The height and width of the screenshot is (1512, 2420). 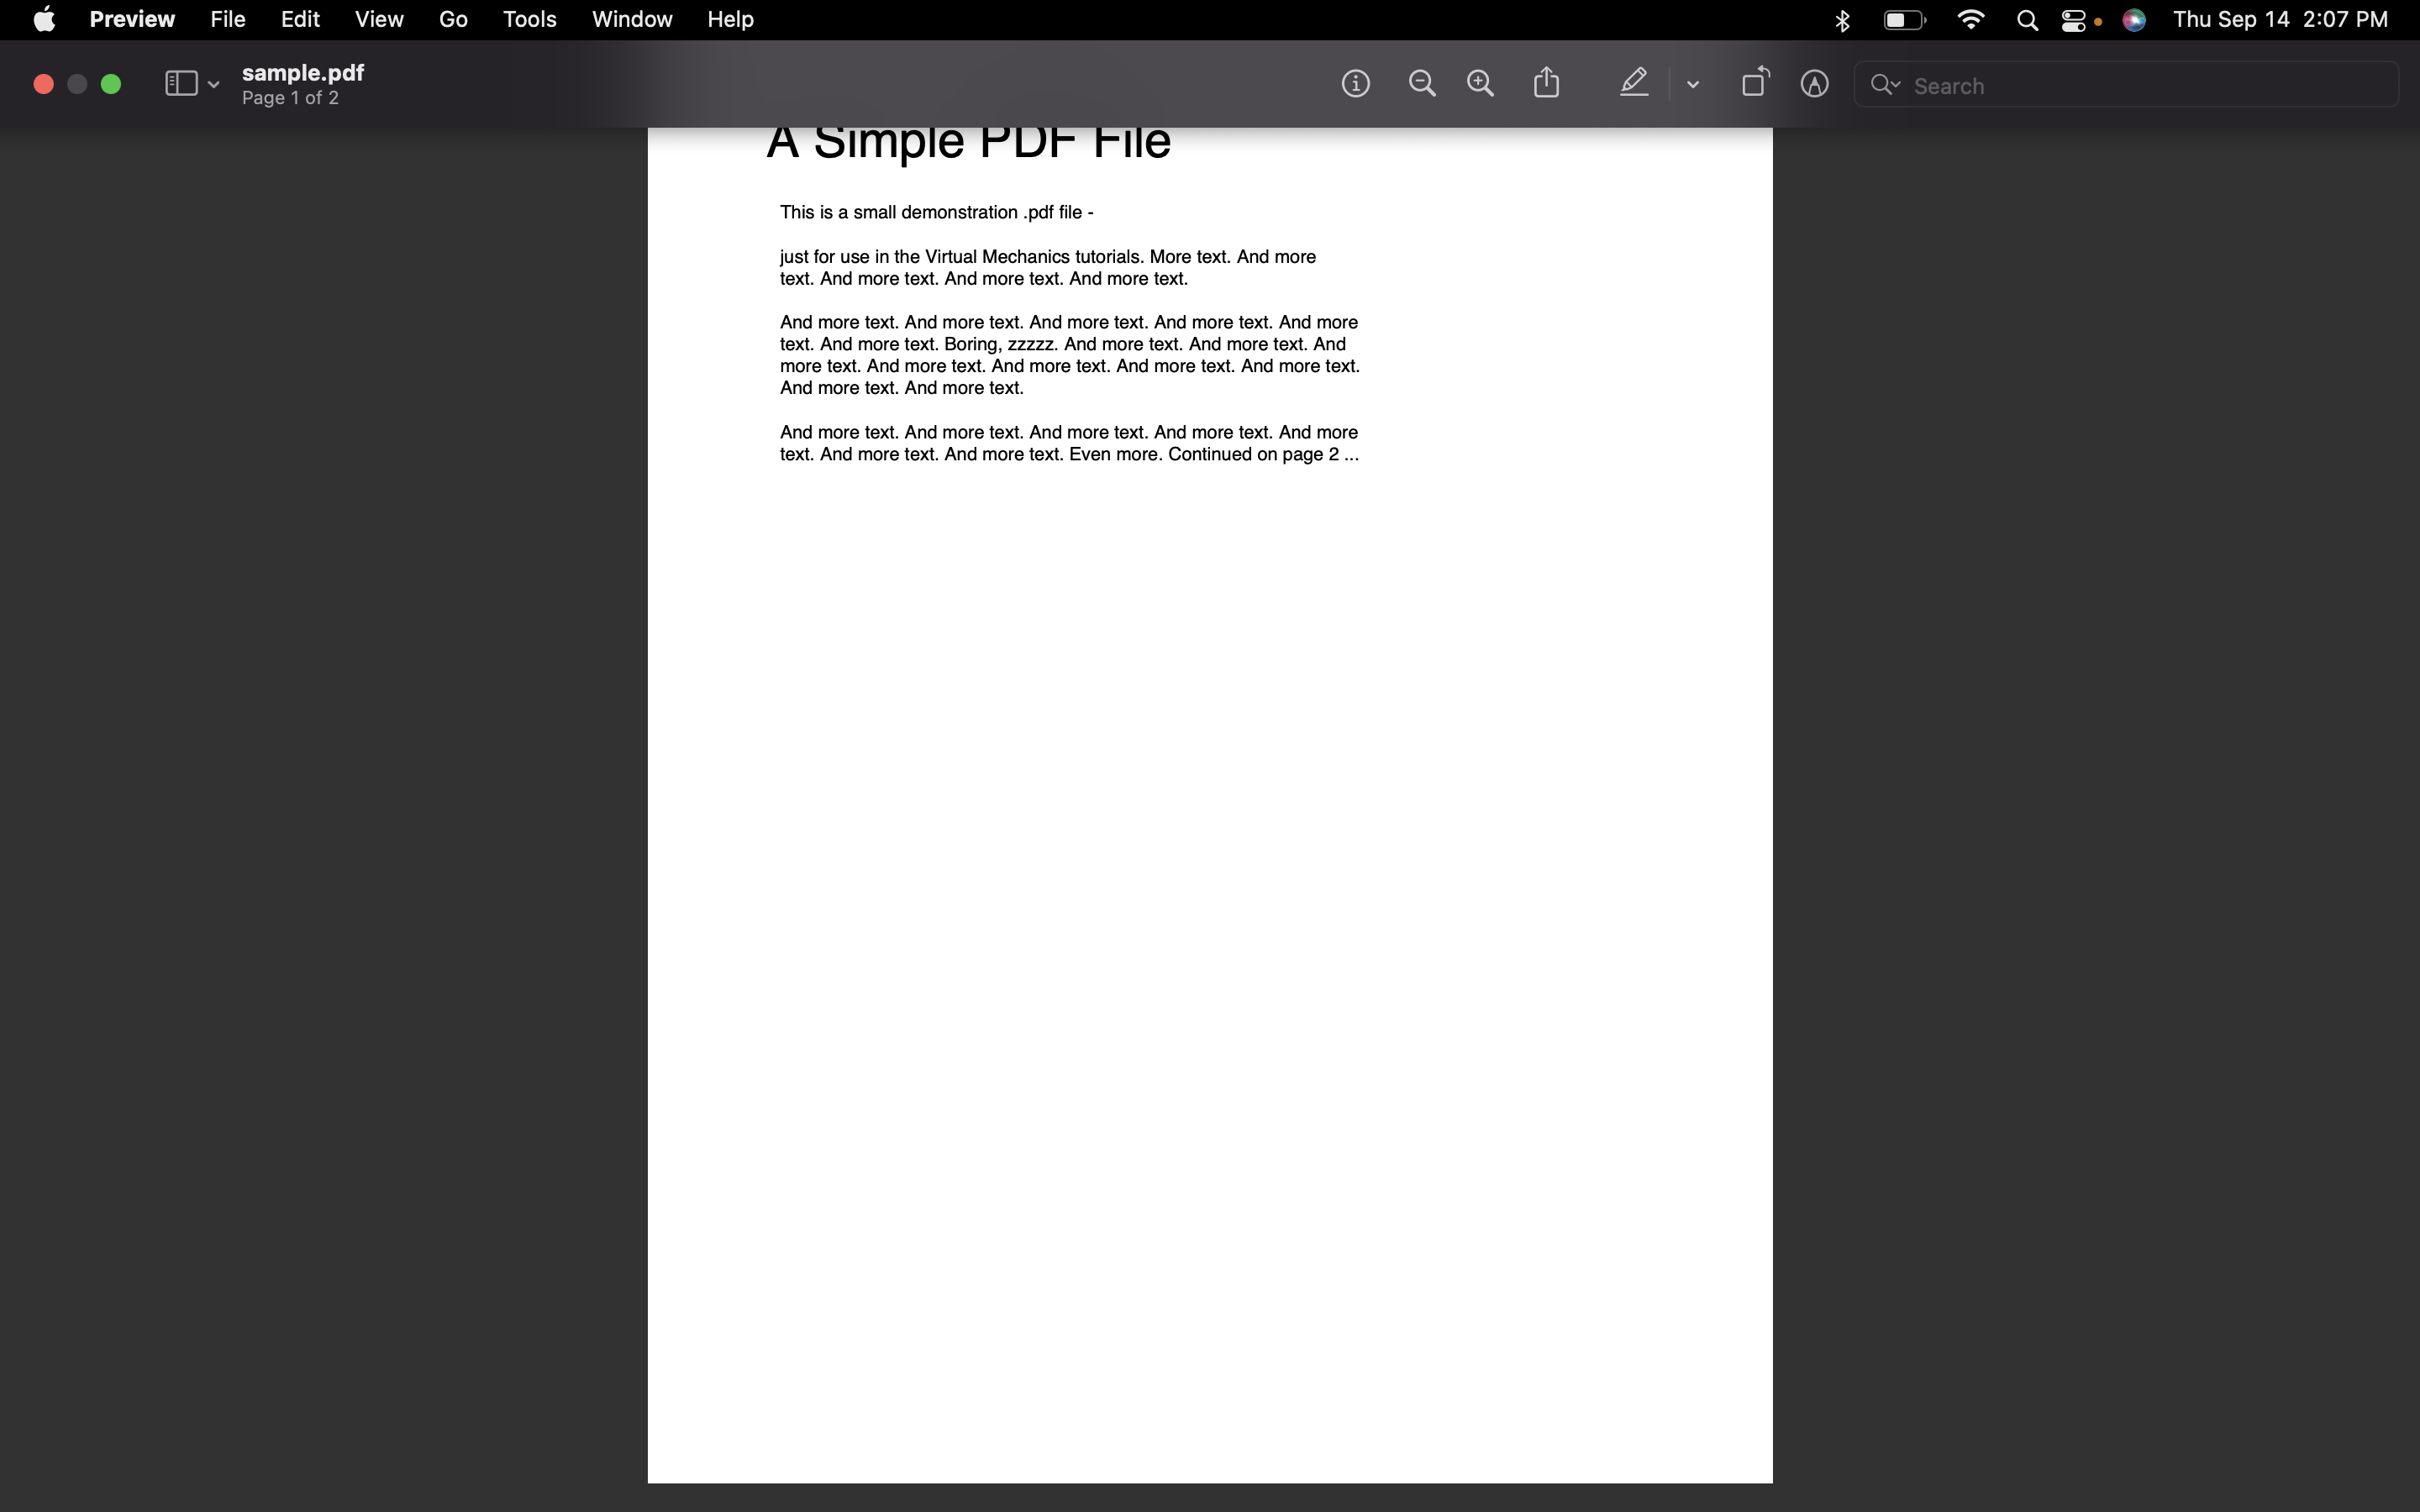 I want to click on the text to emphasize, so click(x=1637, y=83).